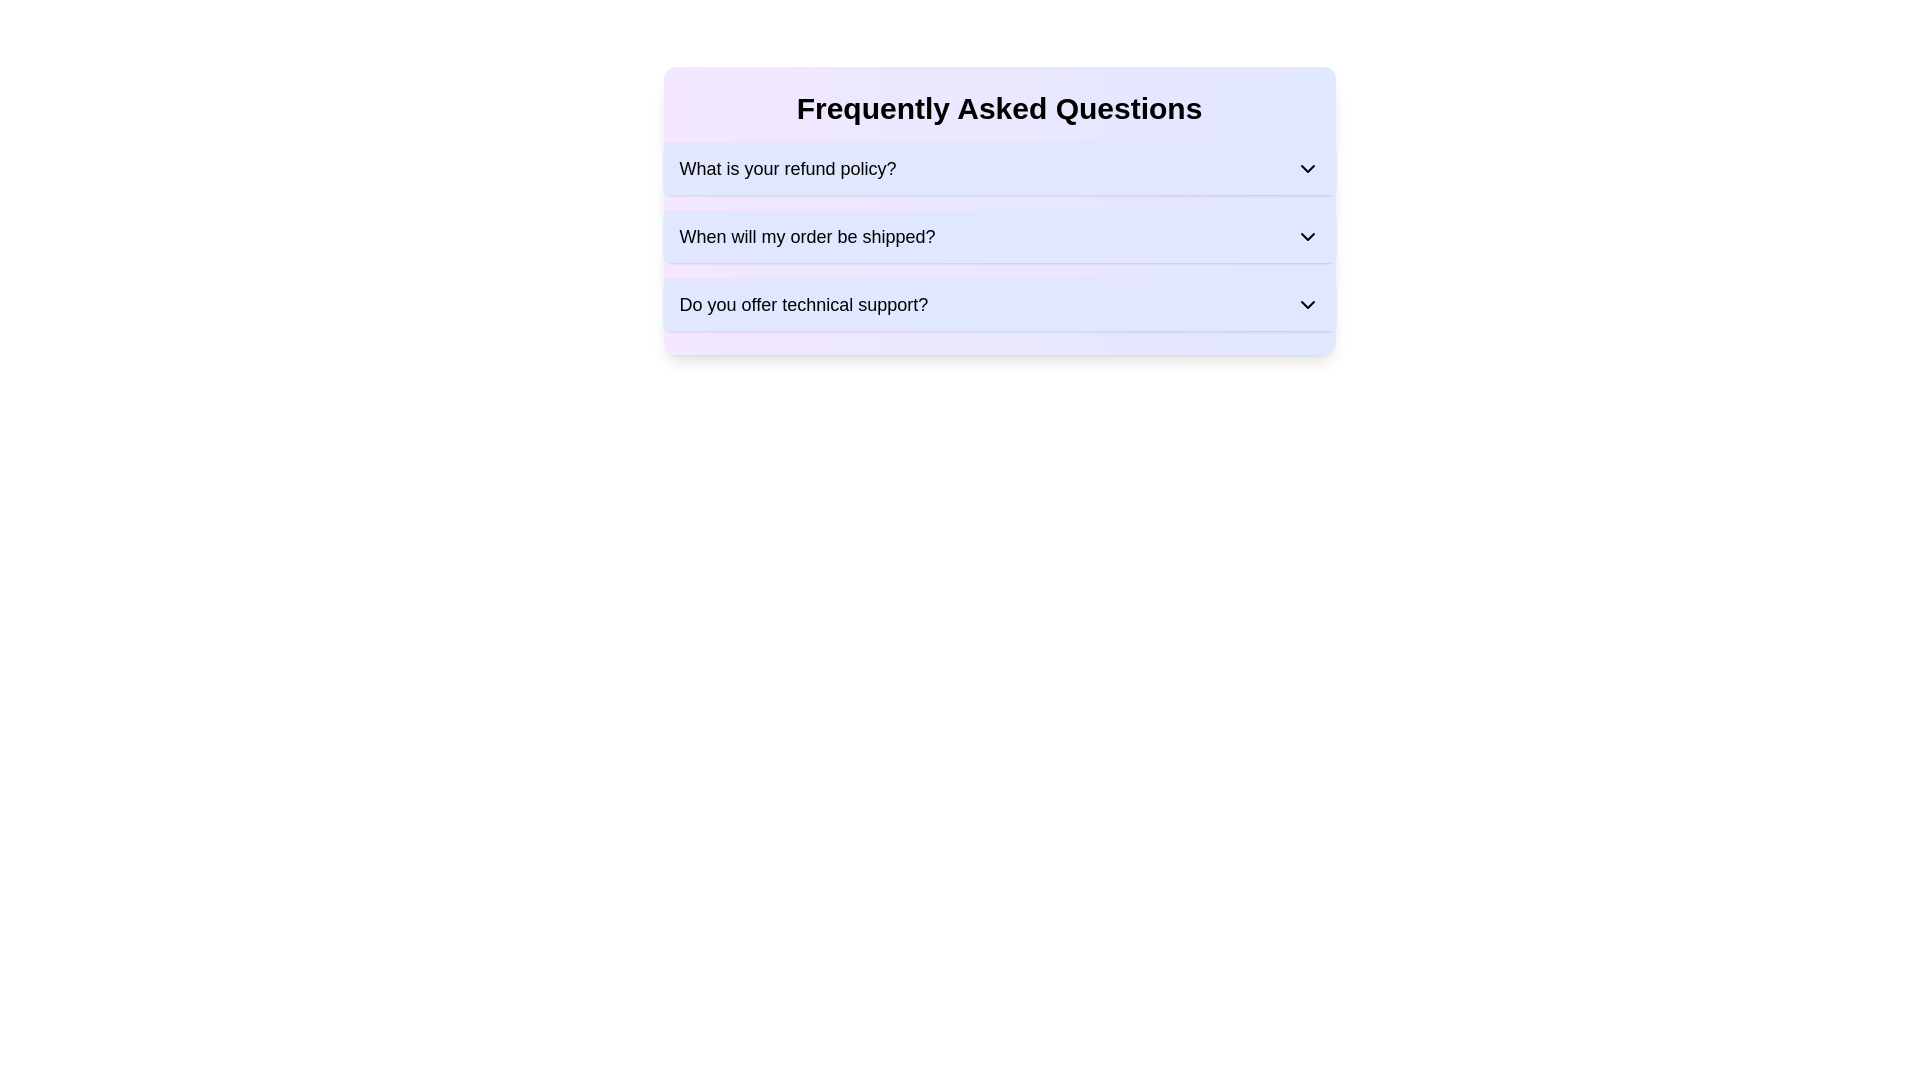  Describe the element at coordinates (1307, 235) in the screenshot. I see `the chevron-down icon located at the far-right end of the row labeled 'When will my order be shipped?'` at that location.